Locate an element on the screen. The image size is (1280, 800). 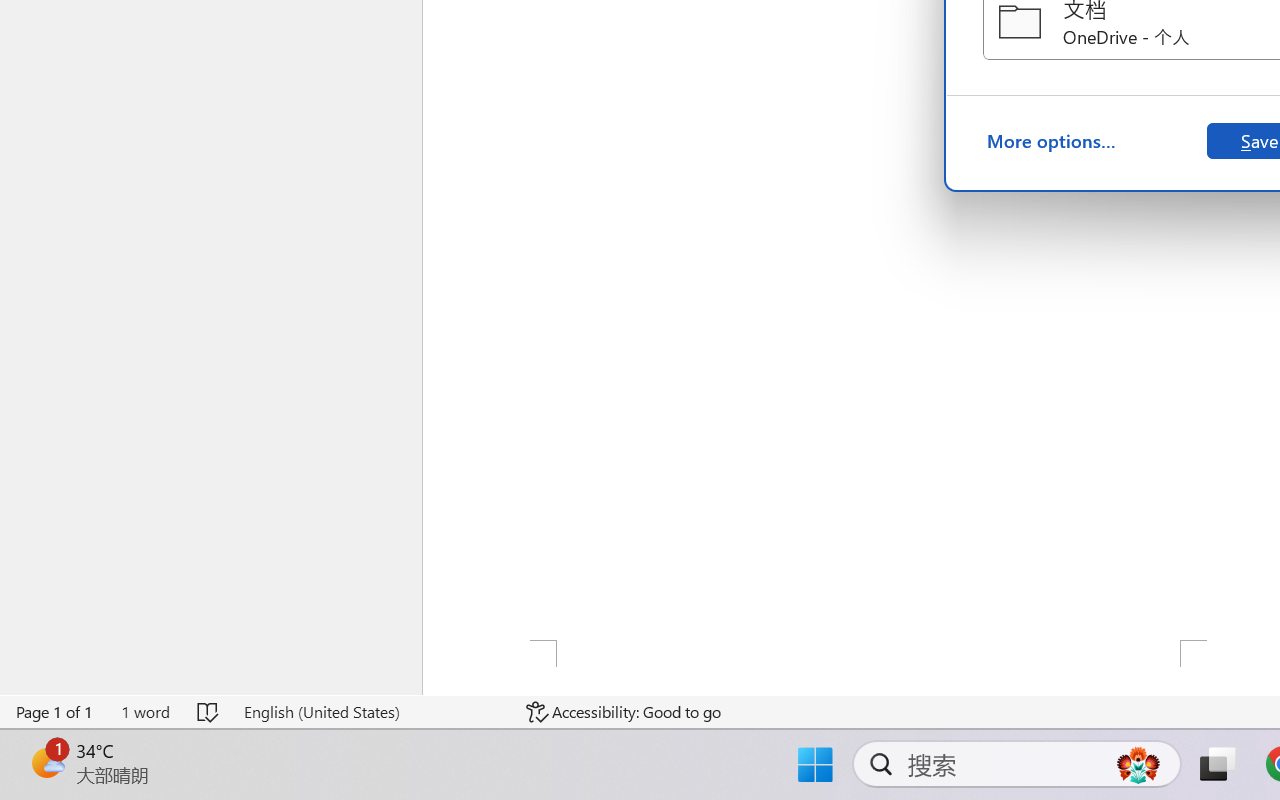
'AutomationID: DynamicSearchBoxGleamImage' is located at coordinates (1138, 764).